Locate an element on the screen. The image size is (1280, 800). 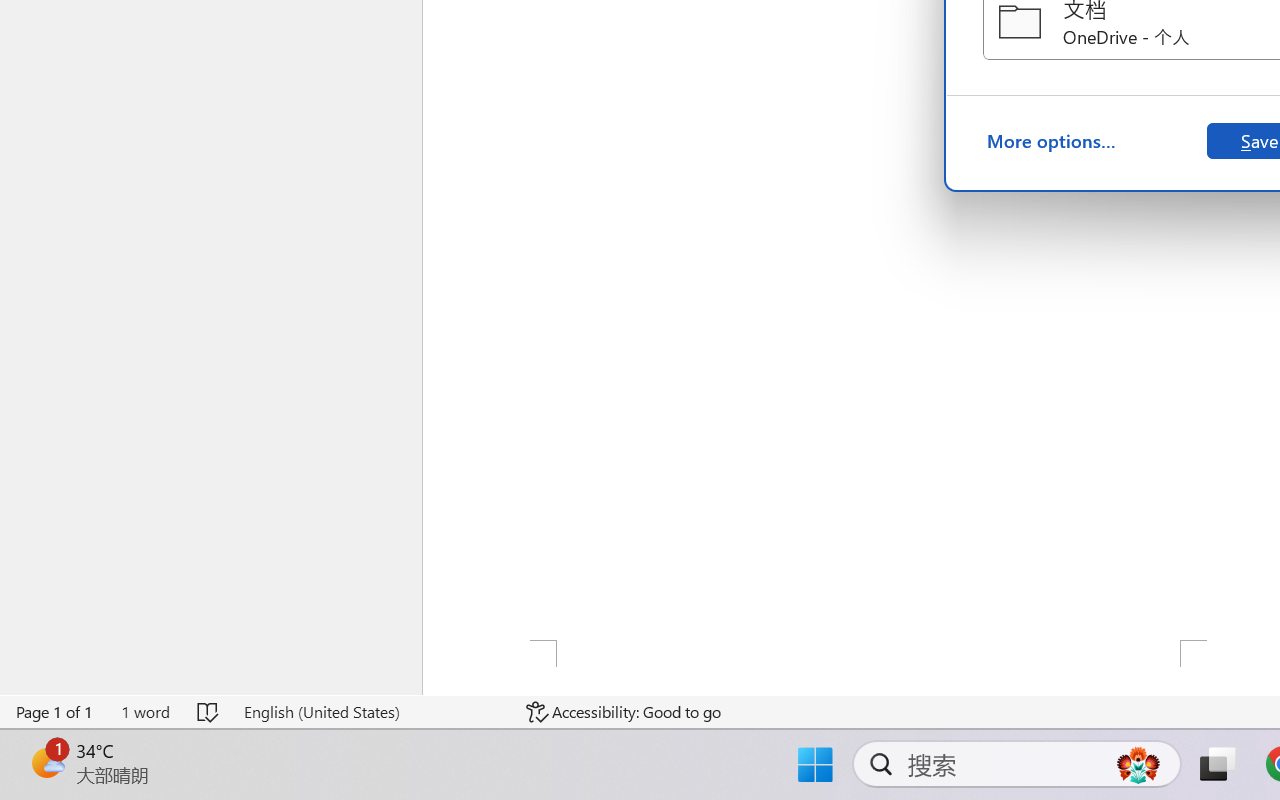
'AutomationID: DynamicSearchBoxGleamImage' is located at coordinates (1138, 764).